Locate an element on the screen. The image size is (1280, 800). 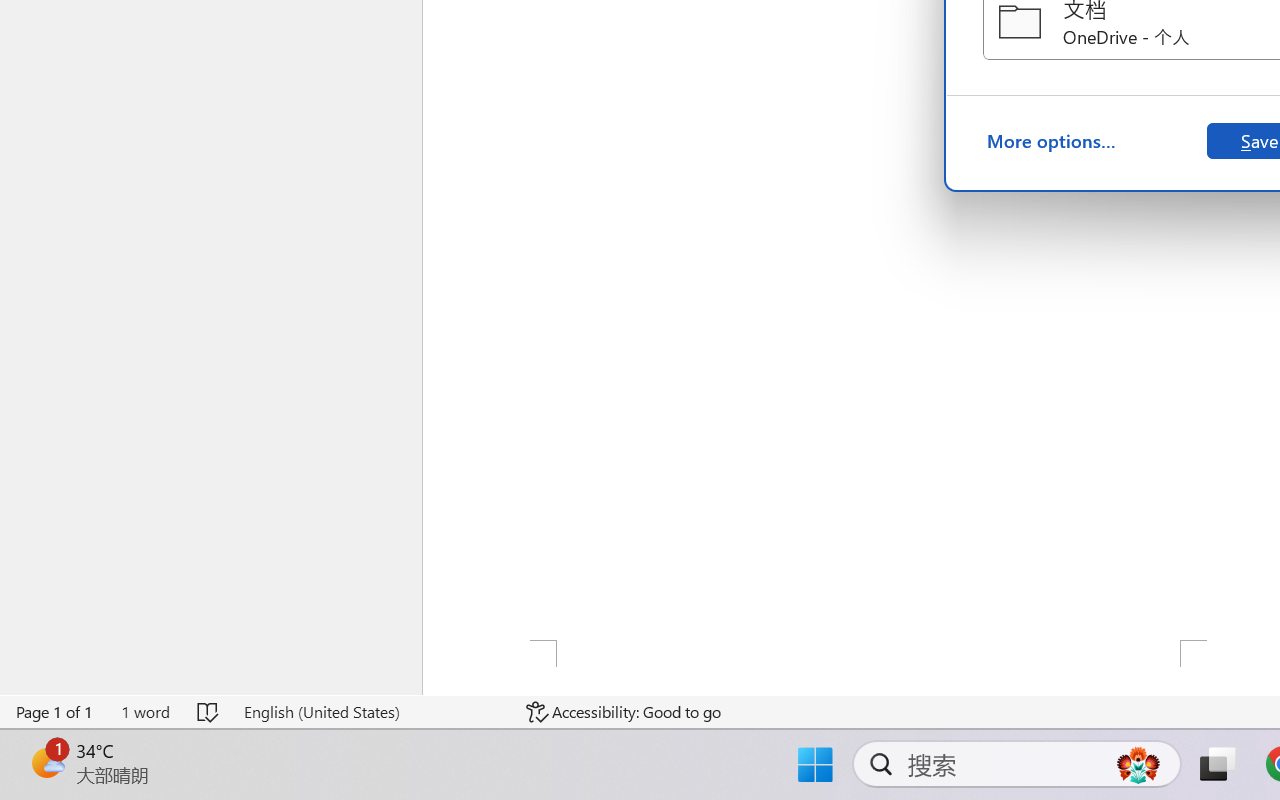
'AutomationID: DynamicSearchBoxGleamImage' is located at coordinates (1138, 764).